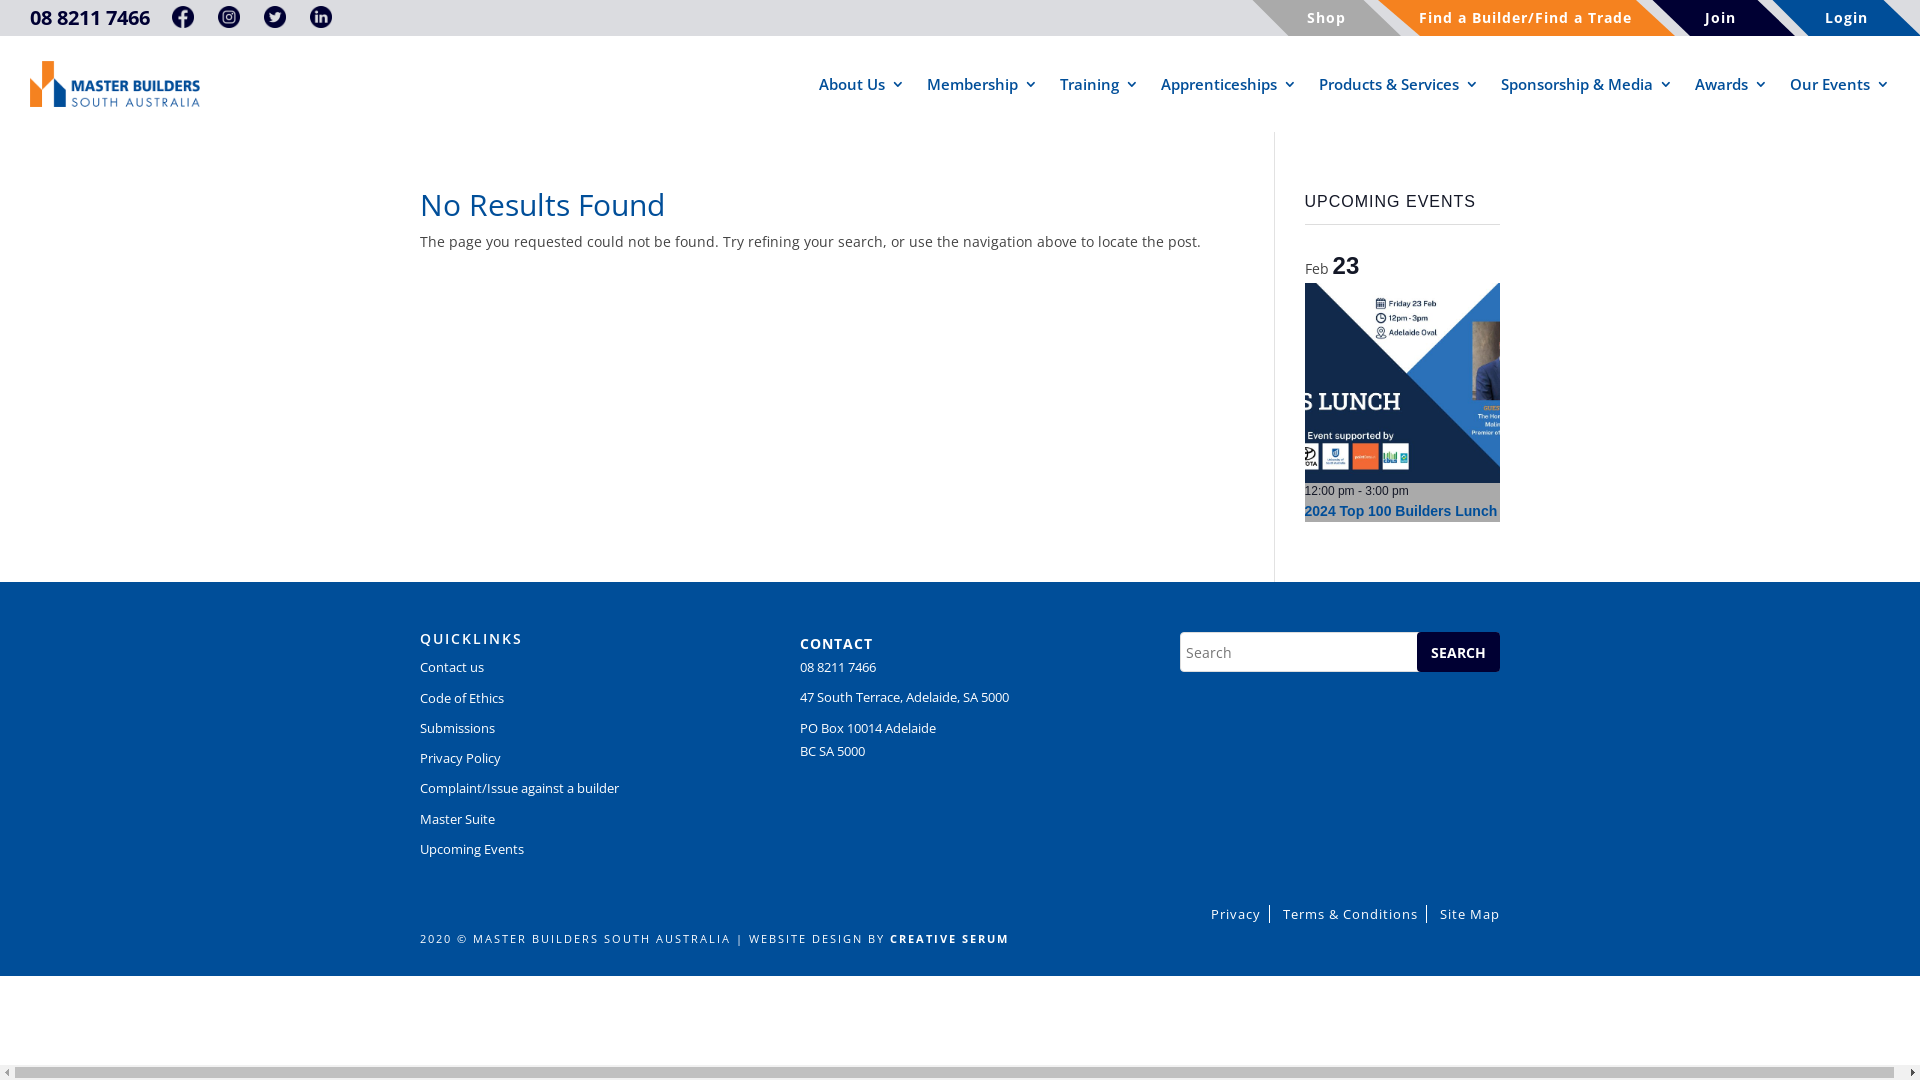  What do you see at coordinates (456, 728) in the screenshot?
I see `'Submissions'` at bounding box center [456, 728].